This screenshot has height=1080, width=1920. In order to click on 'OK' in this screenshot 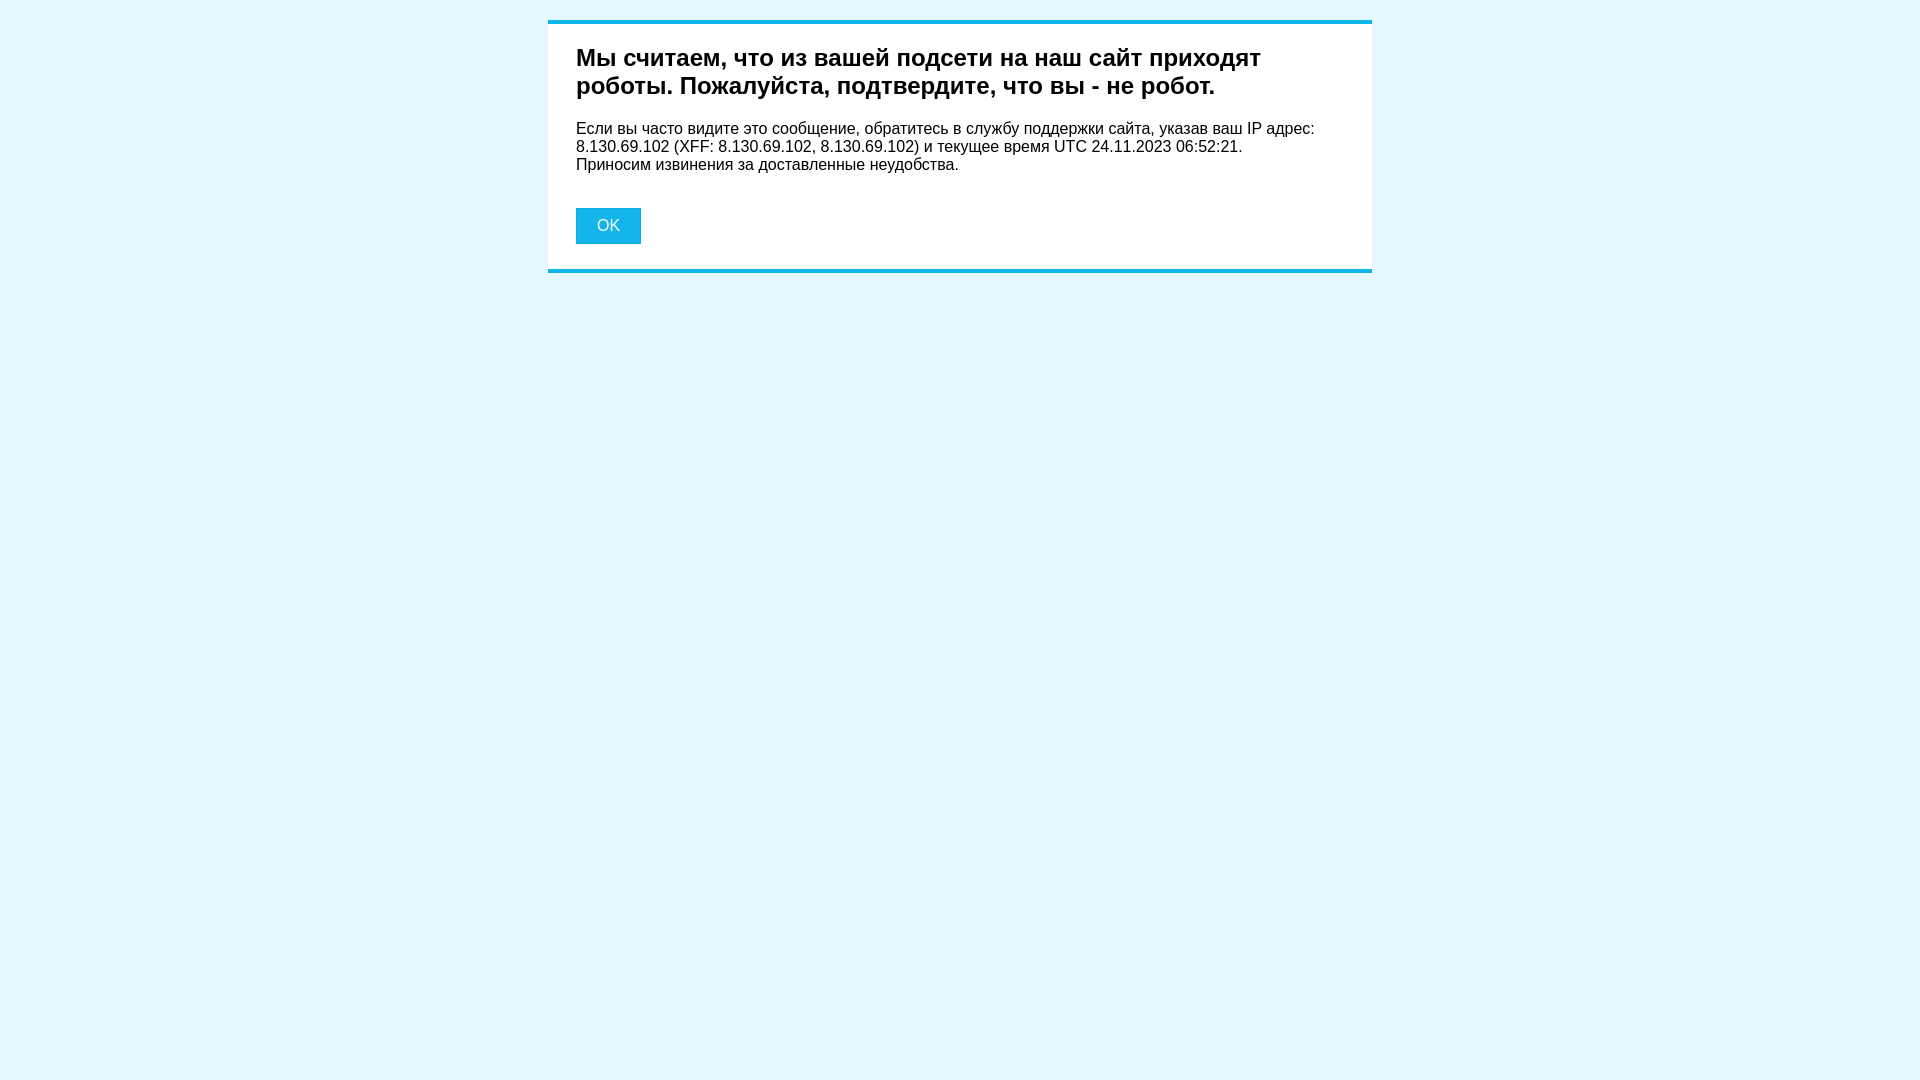, I will do `click(607, 225)`.